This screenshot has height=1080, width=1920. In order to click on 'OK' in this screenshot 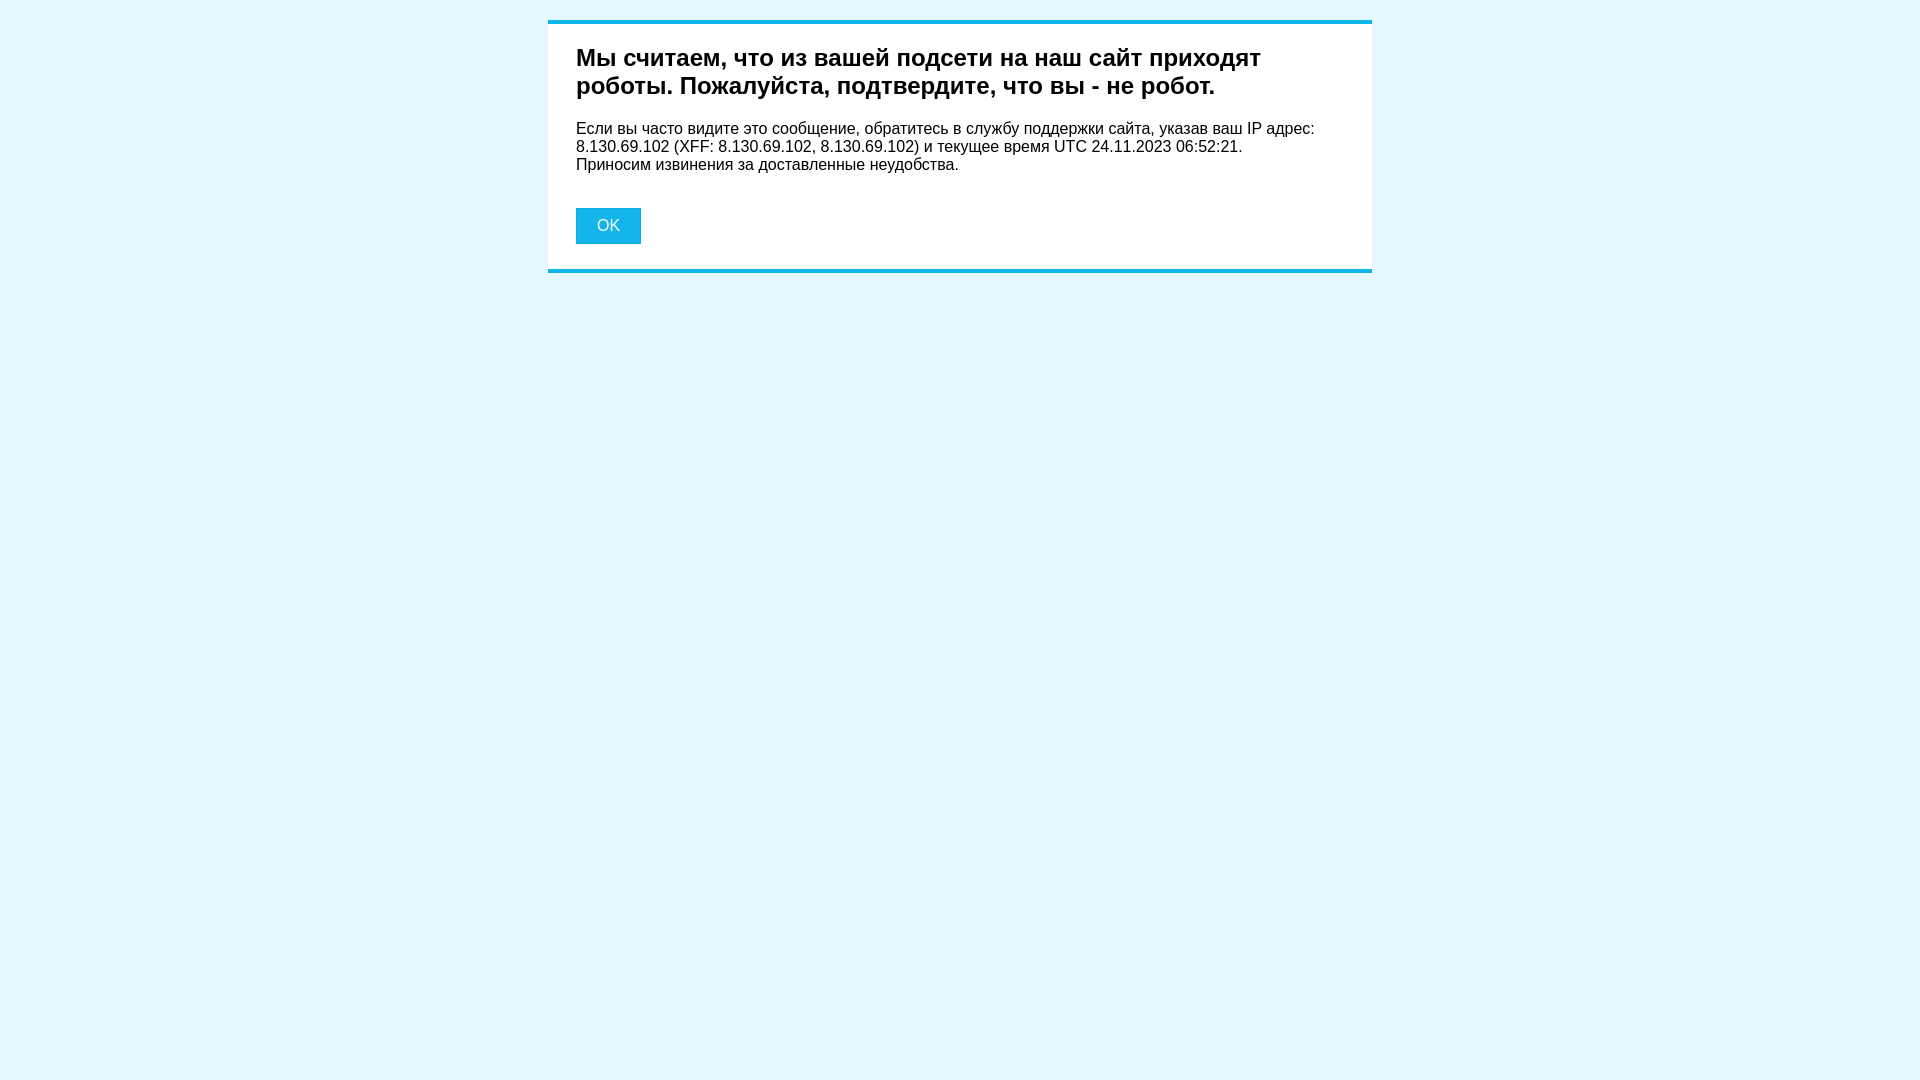, I will do `click(607, 225)`.